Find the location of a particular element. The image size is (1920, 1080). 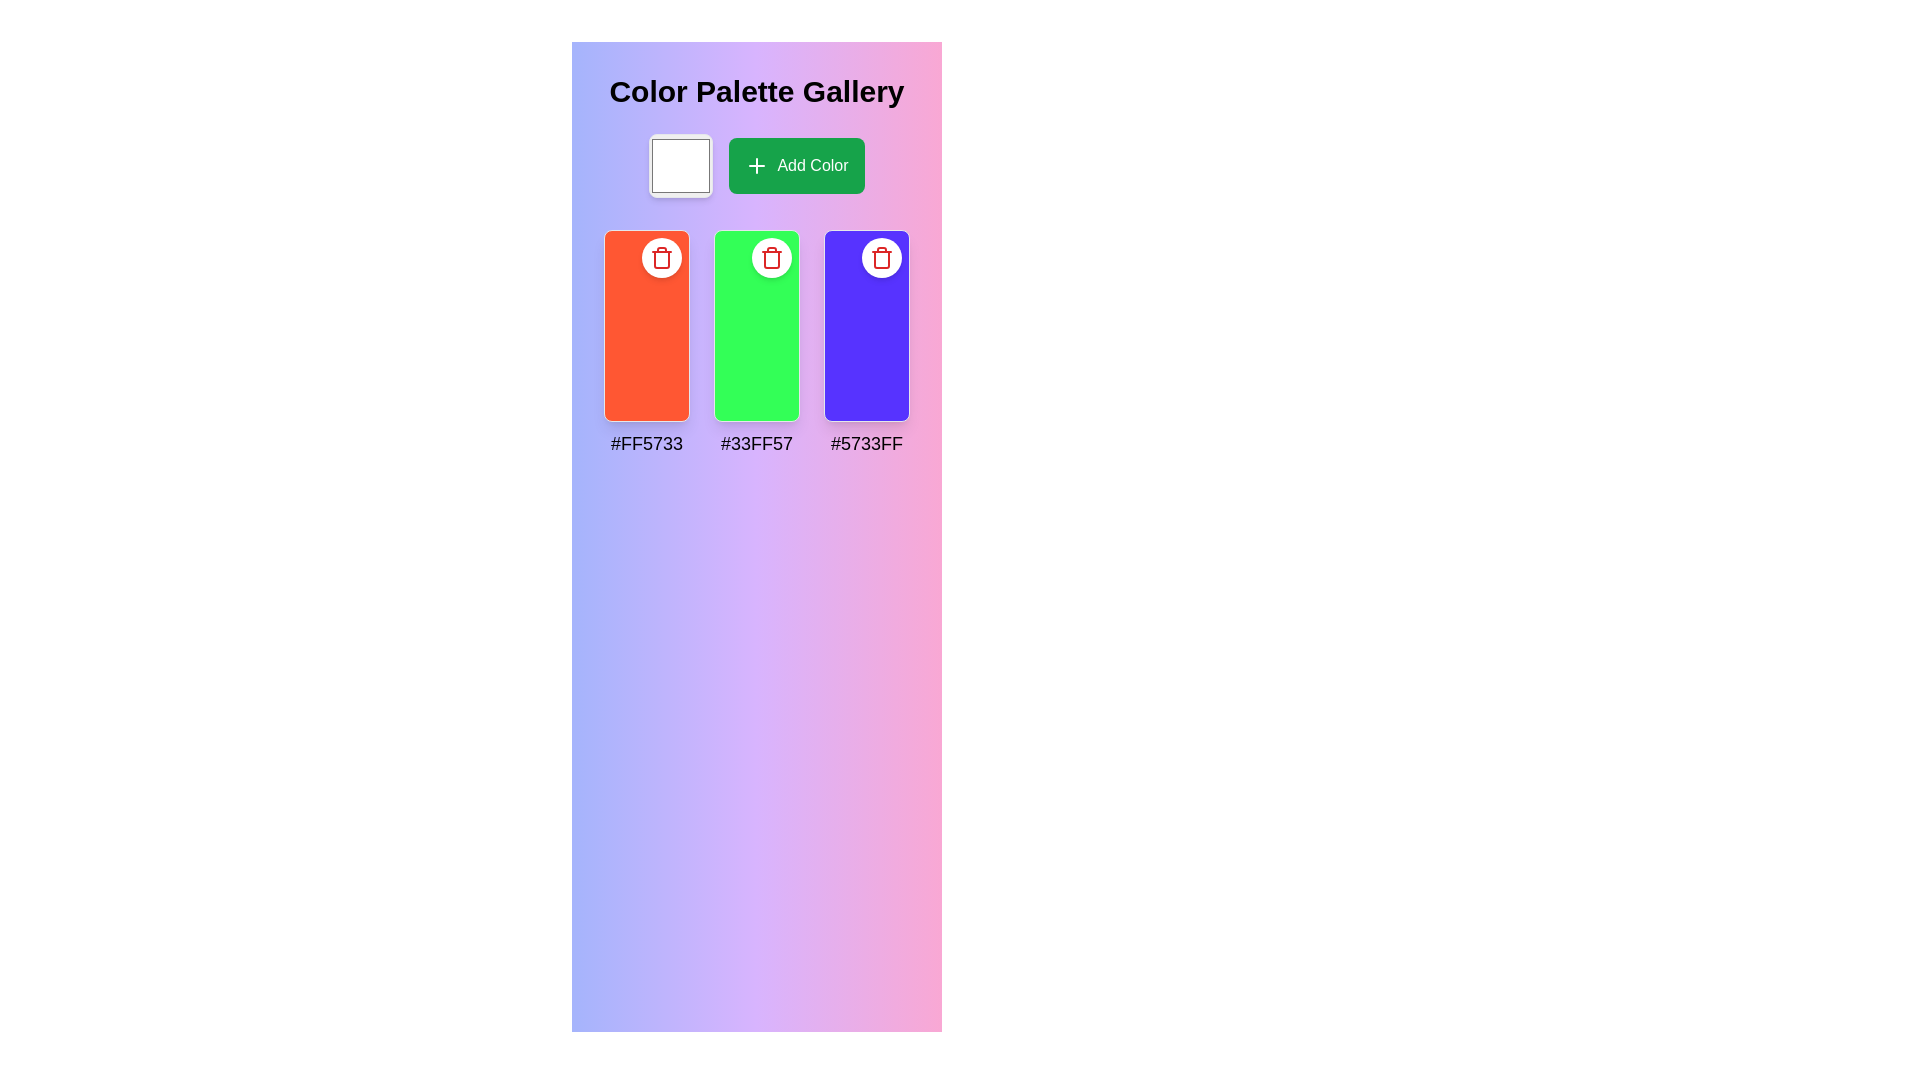

the Color card, which has a vibrant orange background and a white circular button with a red trash icon at the top-right corner is located at coordinates (647, 325).